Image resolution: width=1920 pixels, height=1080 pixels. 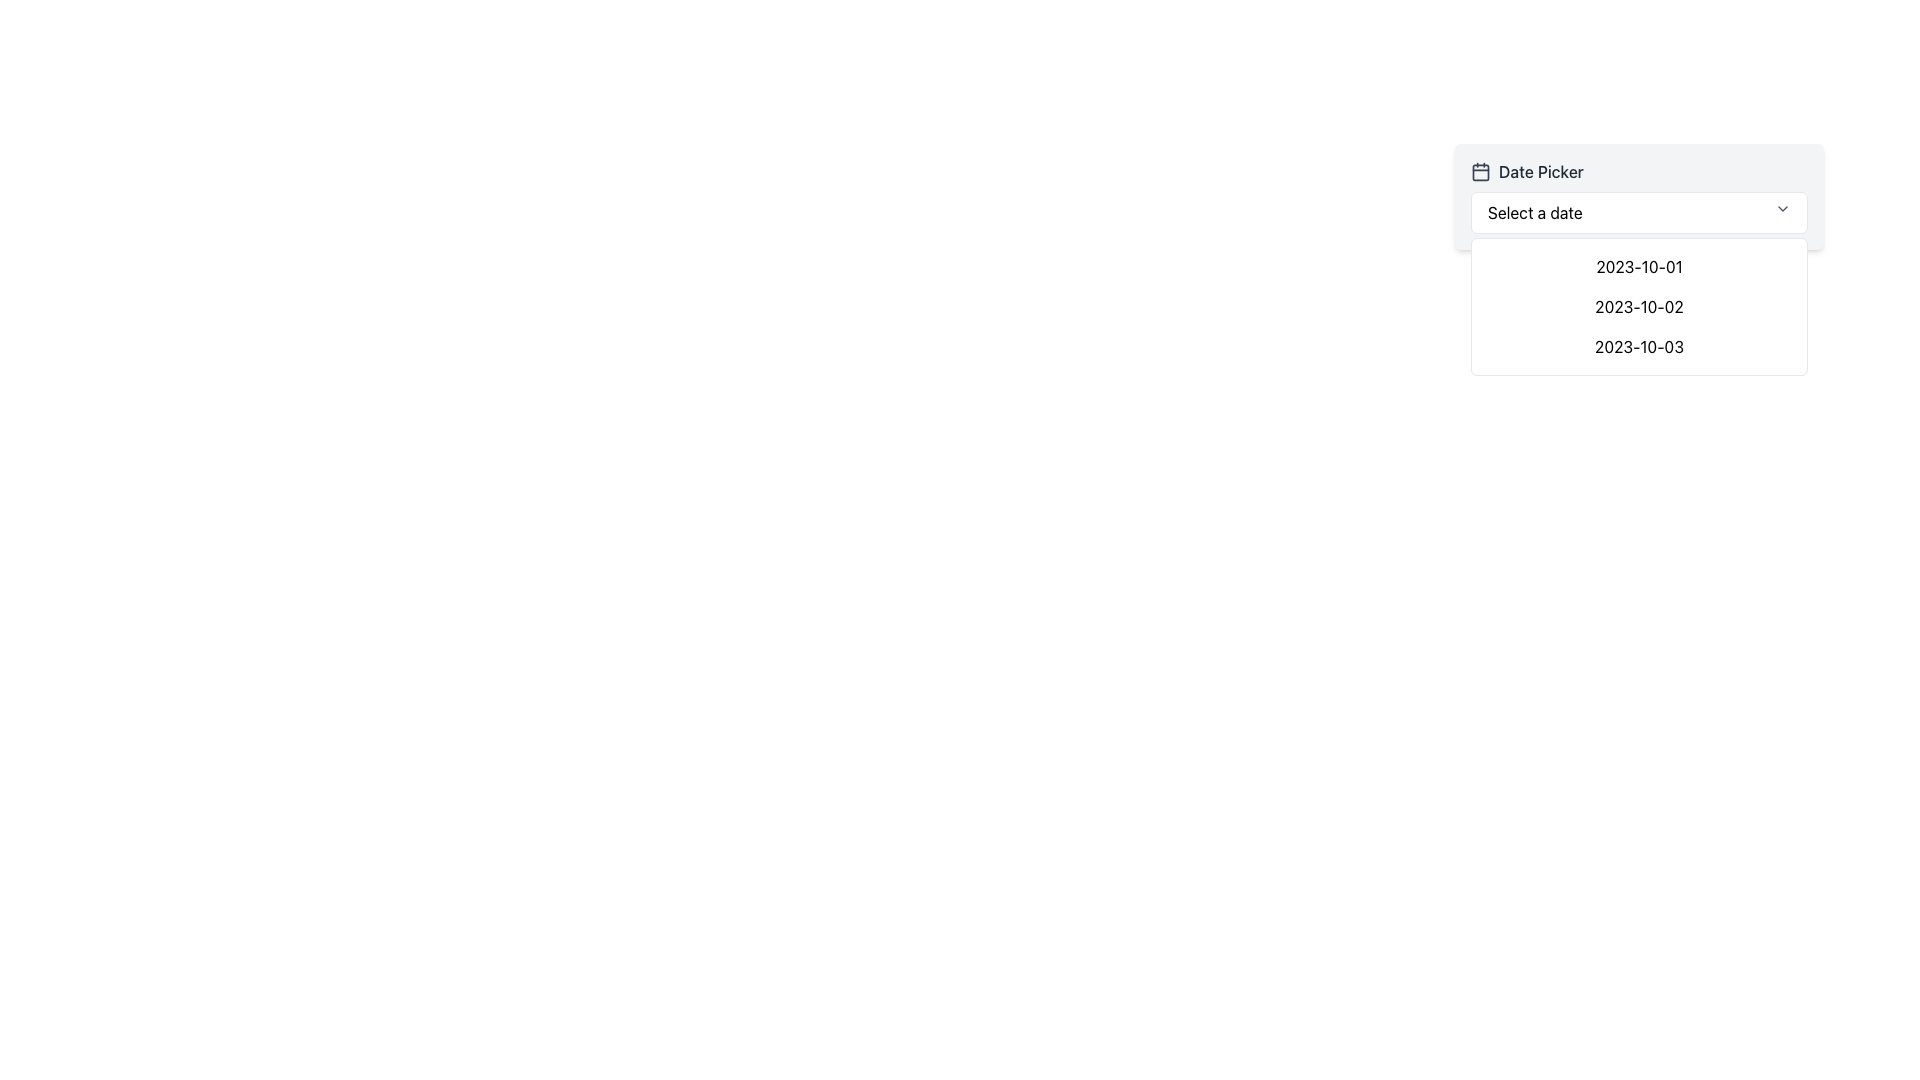 I want to click on the text label that allows users to select the date '2023-10-02' in the date picker dropdown, which is the second item in a vertically stacked list of three dates, so click(x=1639, y=307).